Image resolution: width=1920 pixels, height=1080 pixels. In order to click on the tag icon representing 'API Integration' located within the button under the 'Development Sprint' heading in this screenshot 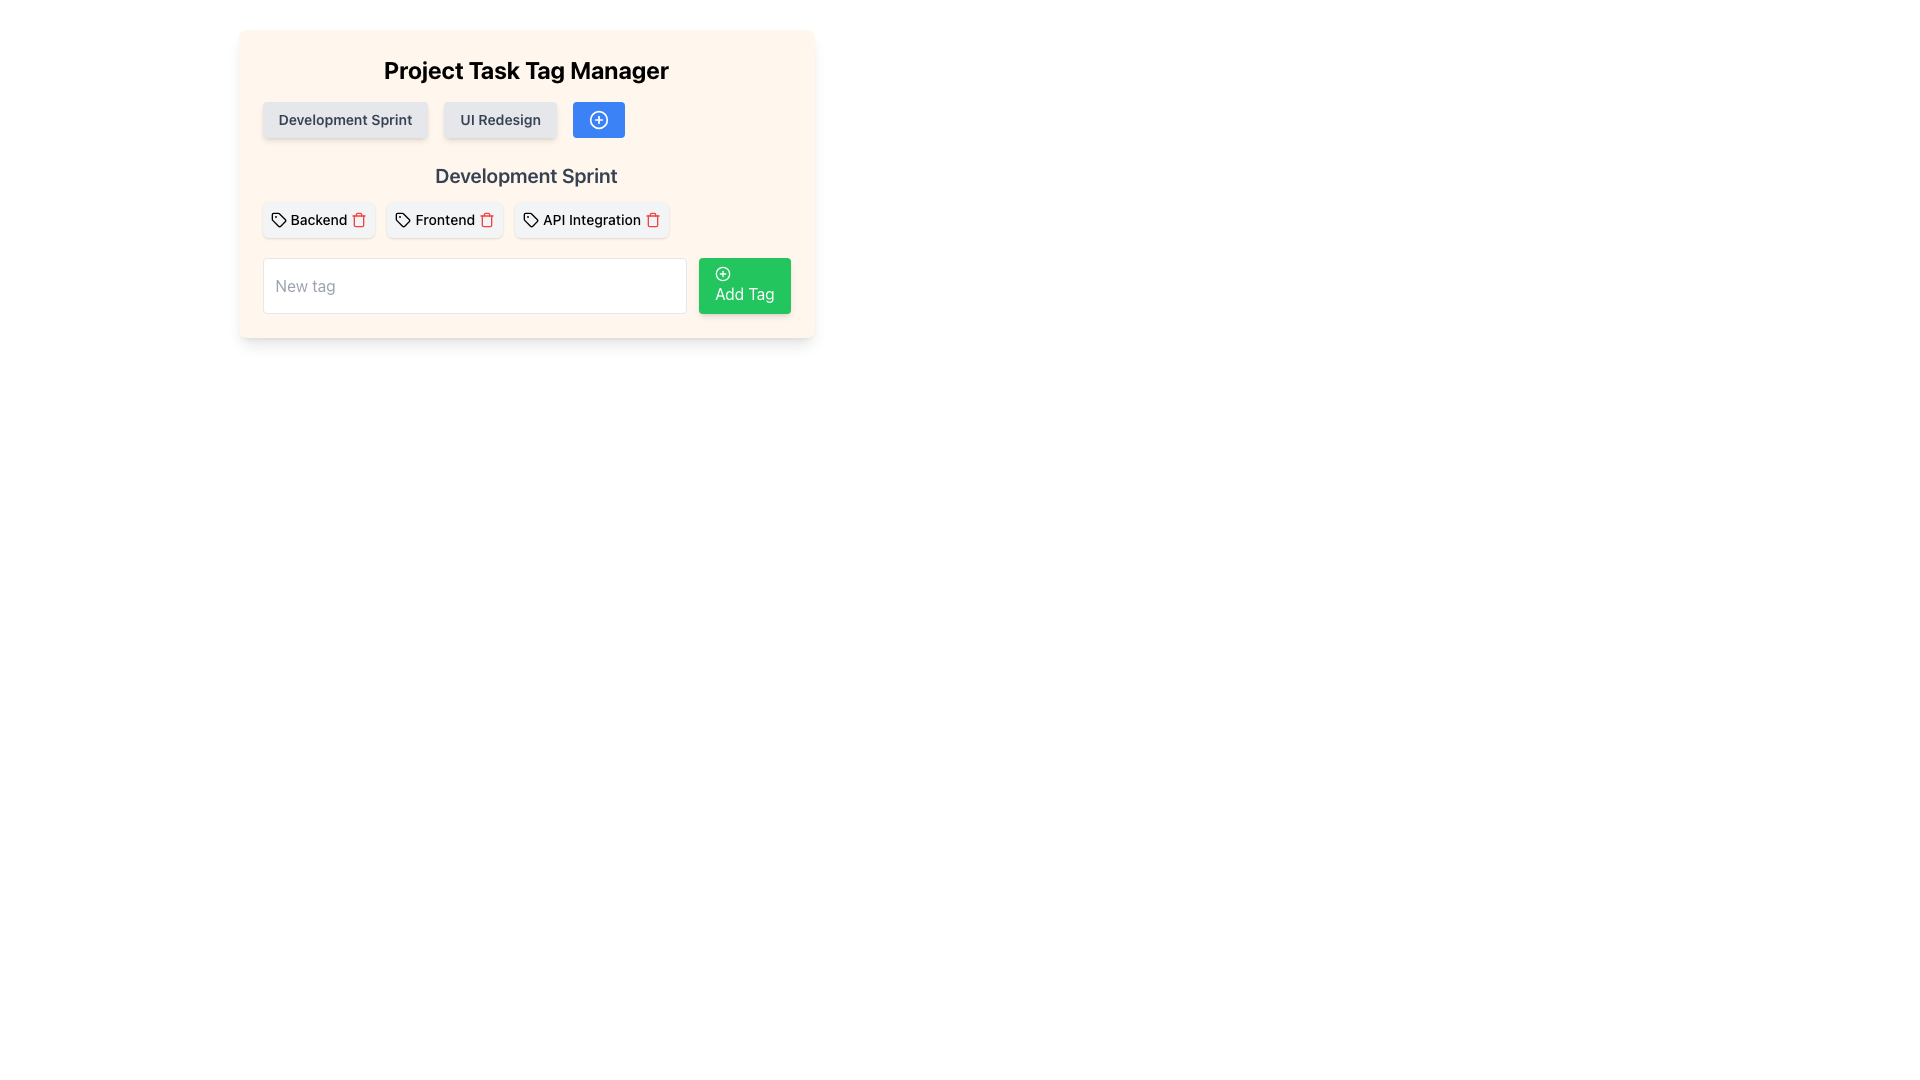, I will do `click(531, 219)`.